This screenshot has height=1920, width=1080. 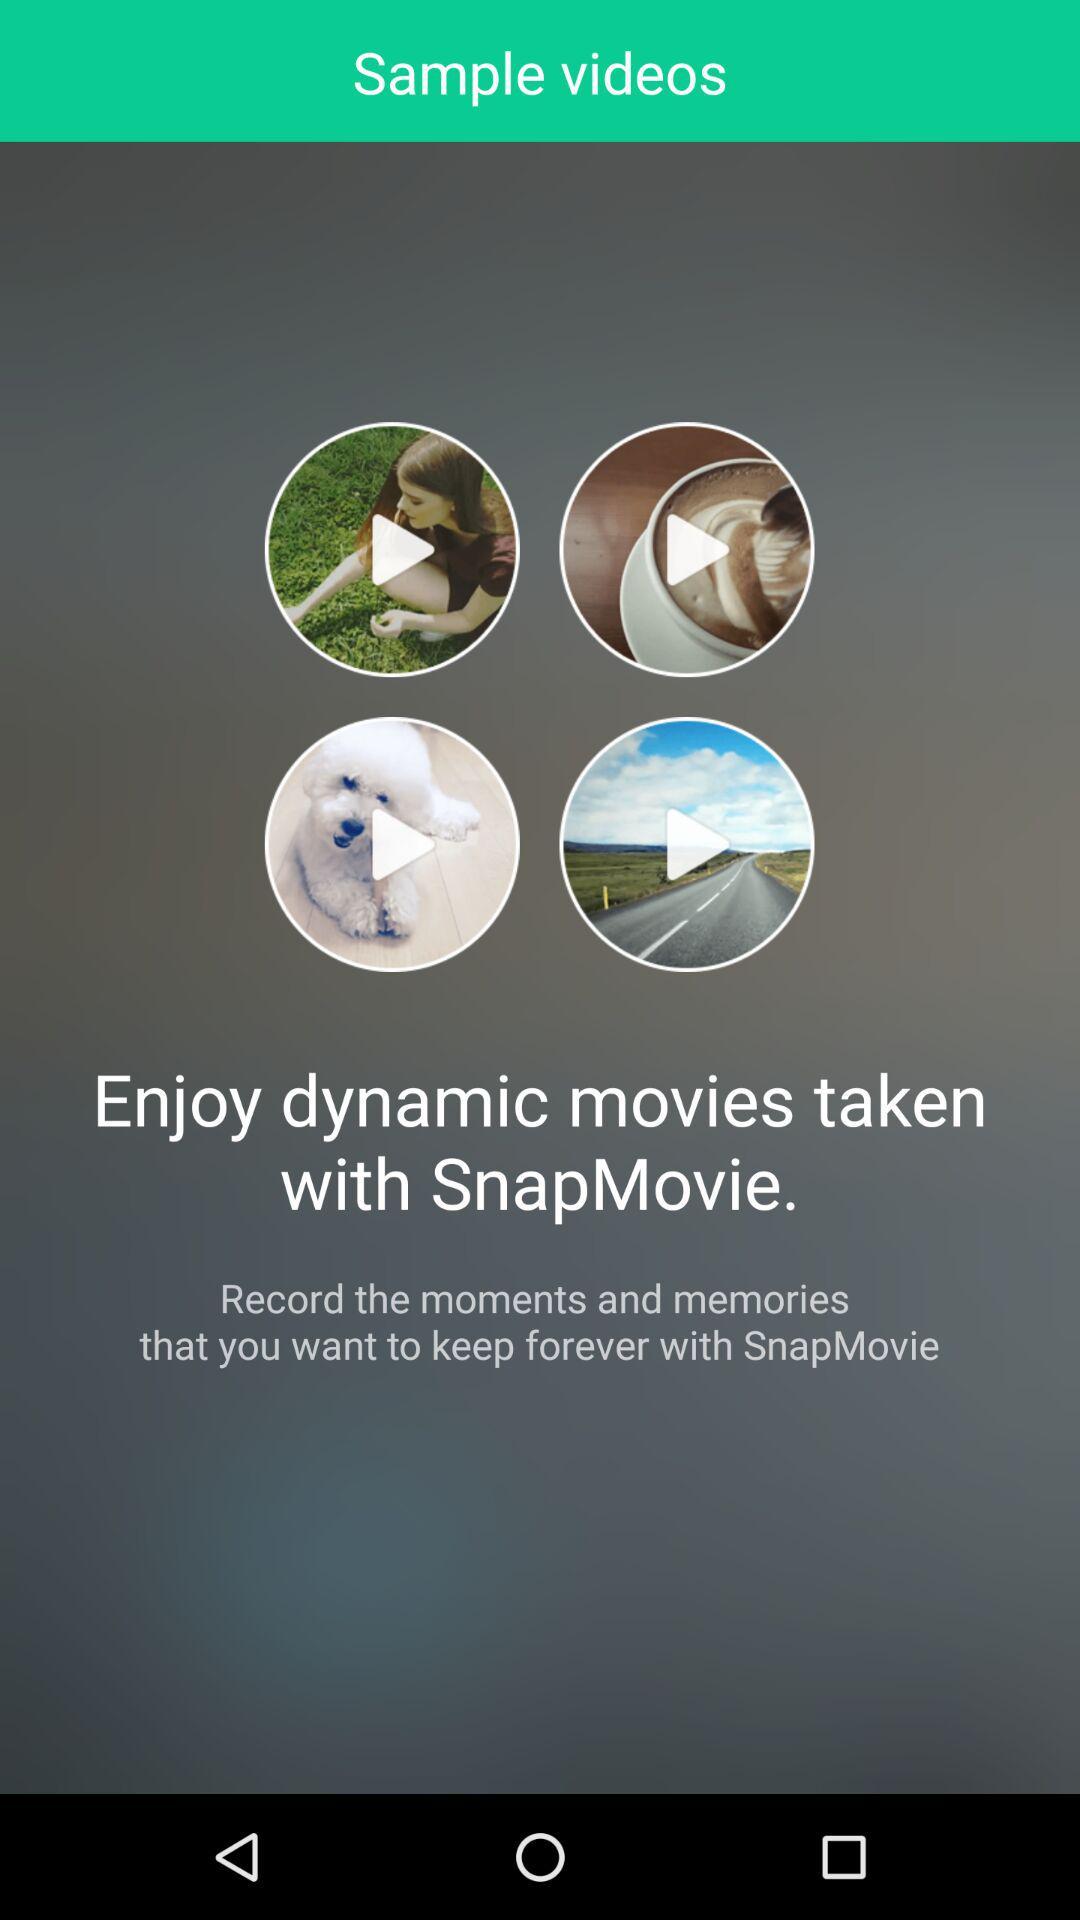 What do you see at coordinates (392, 844) in the screenshot?
I see `video` at bounding box center [392, 844].